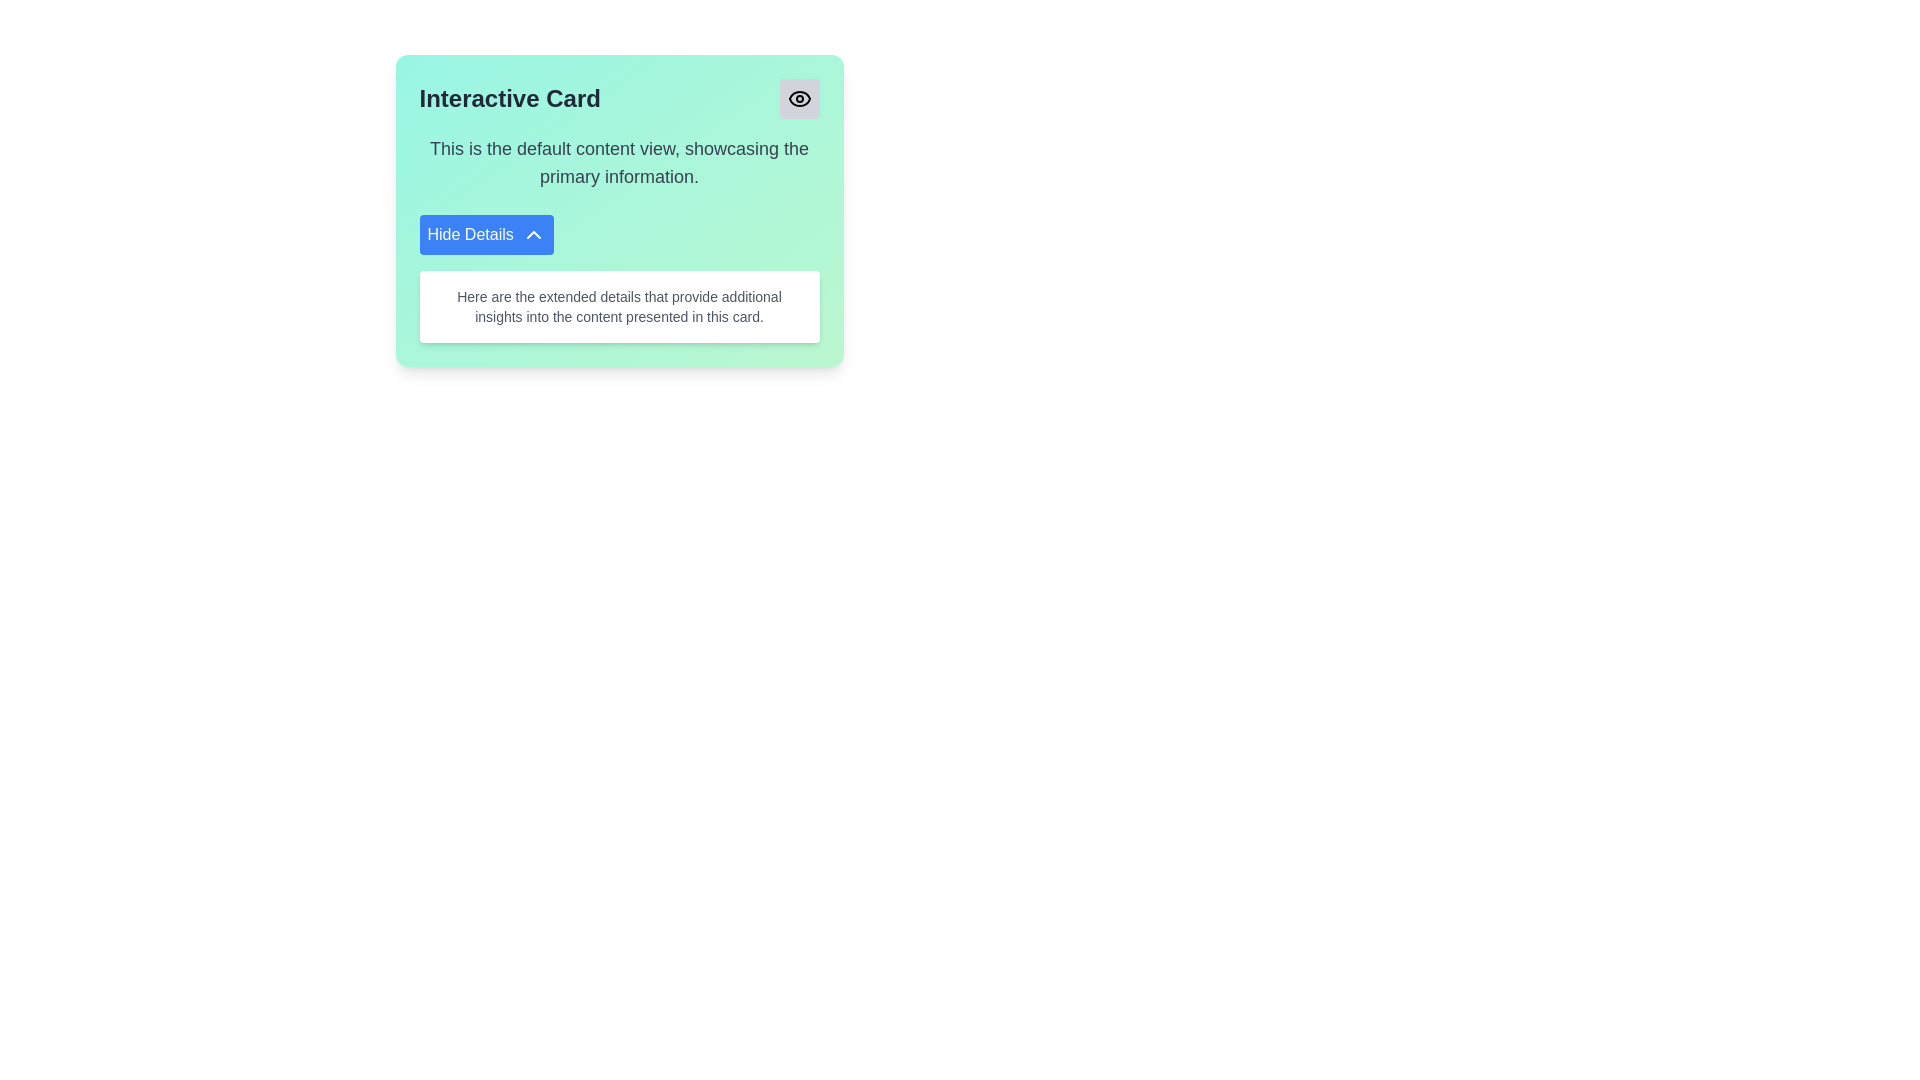  I want to click on the visibility icon located in the top-right corner of the 'Interactive Card' box, which has a light gray background and rounded corners, so click(798, 99).